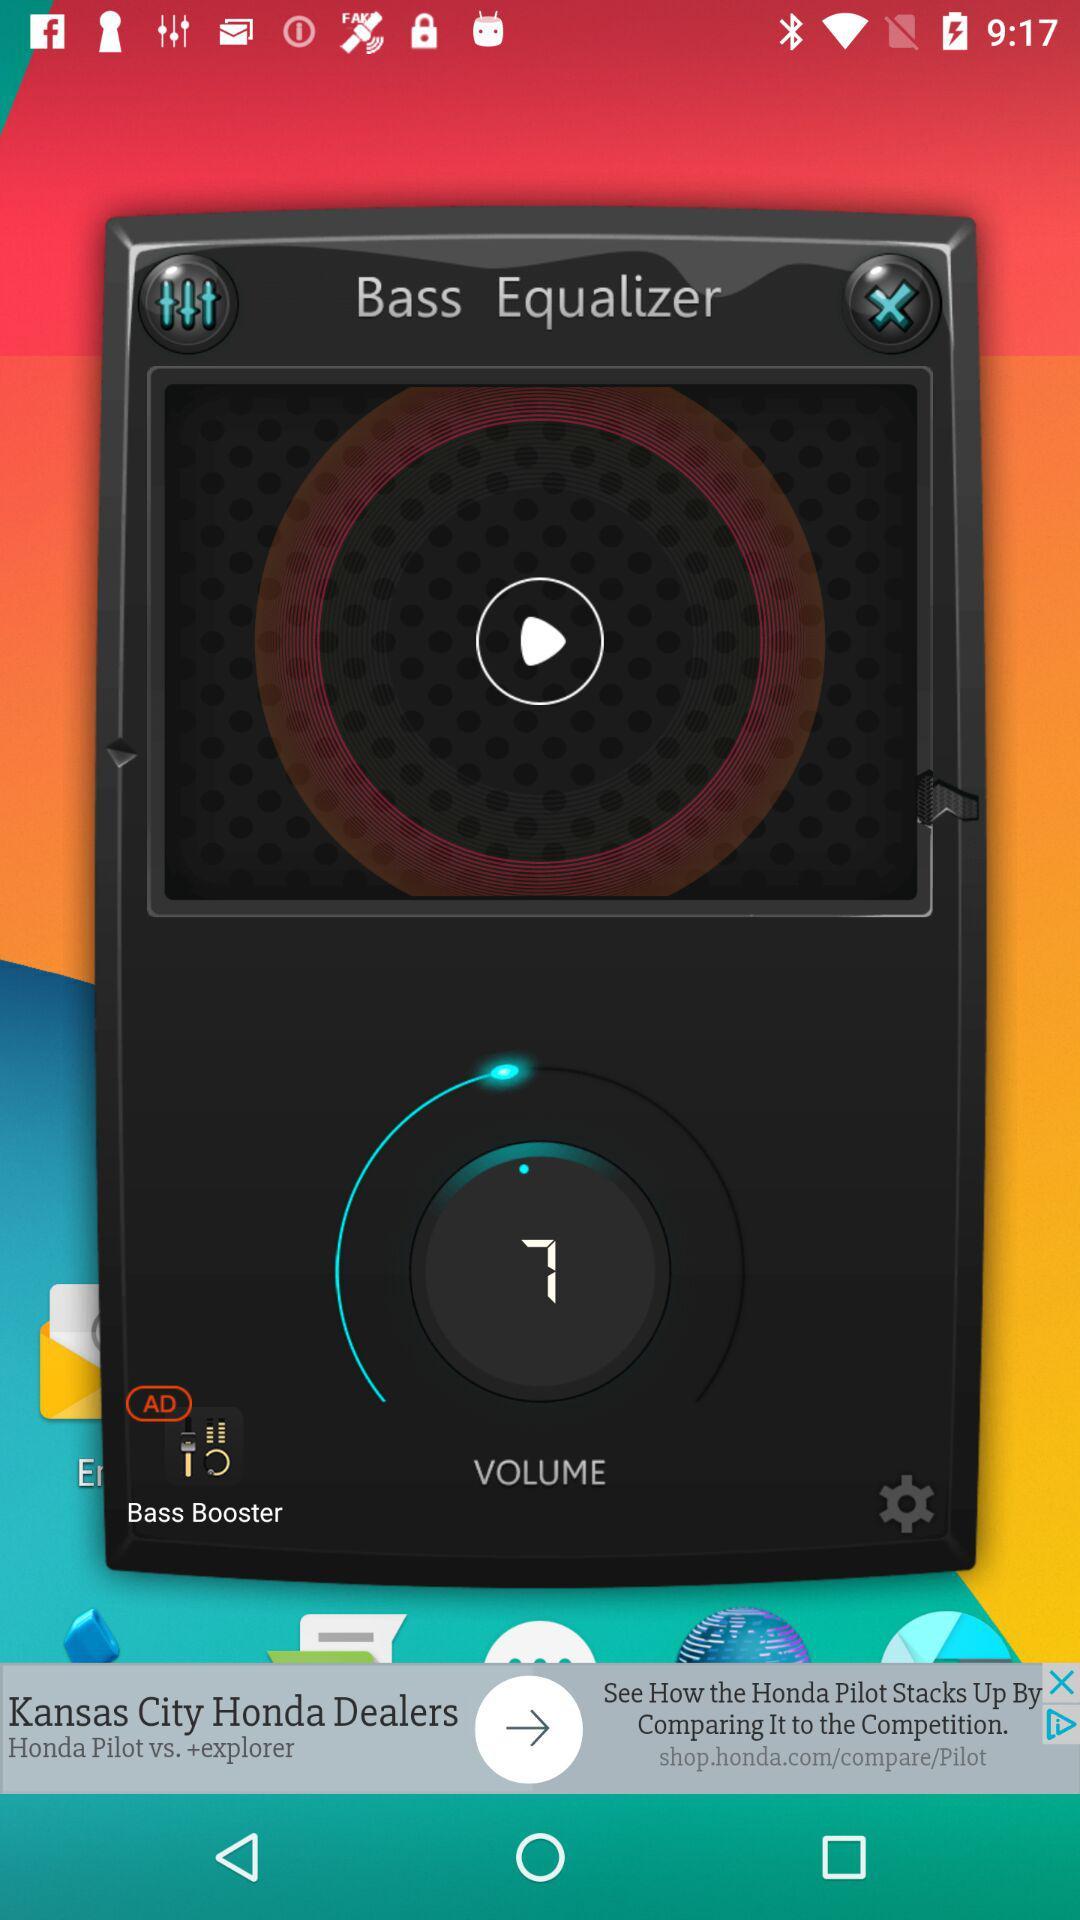 The width and height of the screenshot is (1080, 1920). What do you see at coordinates (906, 1505) in the screenshot?
I see `setting option` at bounding box center [906, 1505].